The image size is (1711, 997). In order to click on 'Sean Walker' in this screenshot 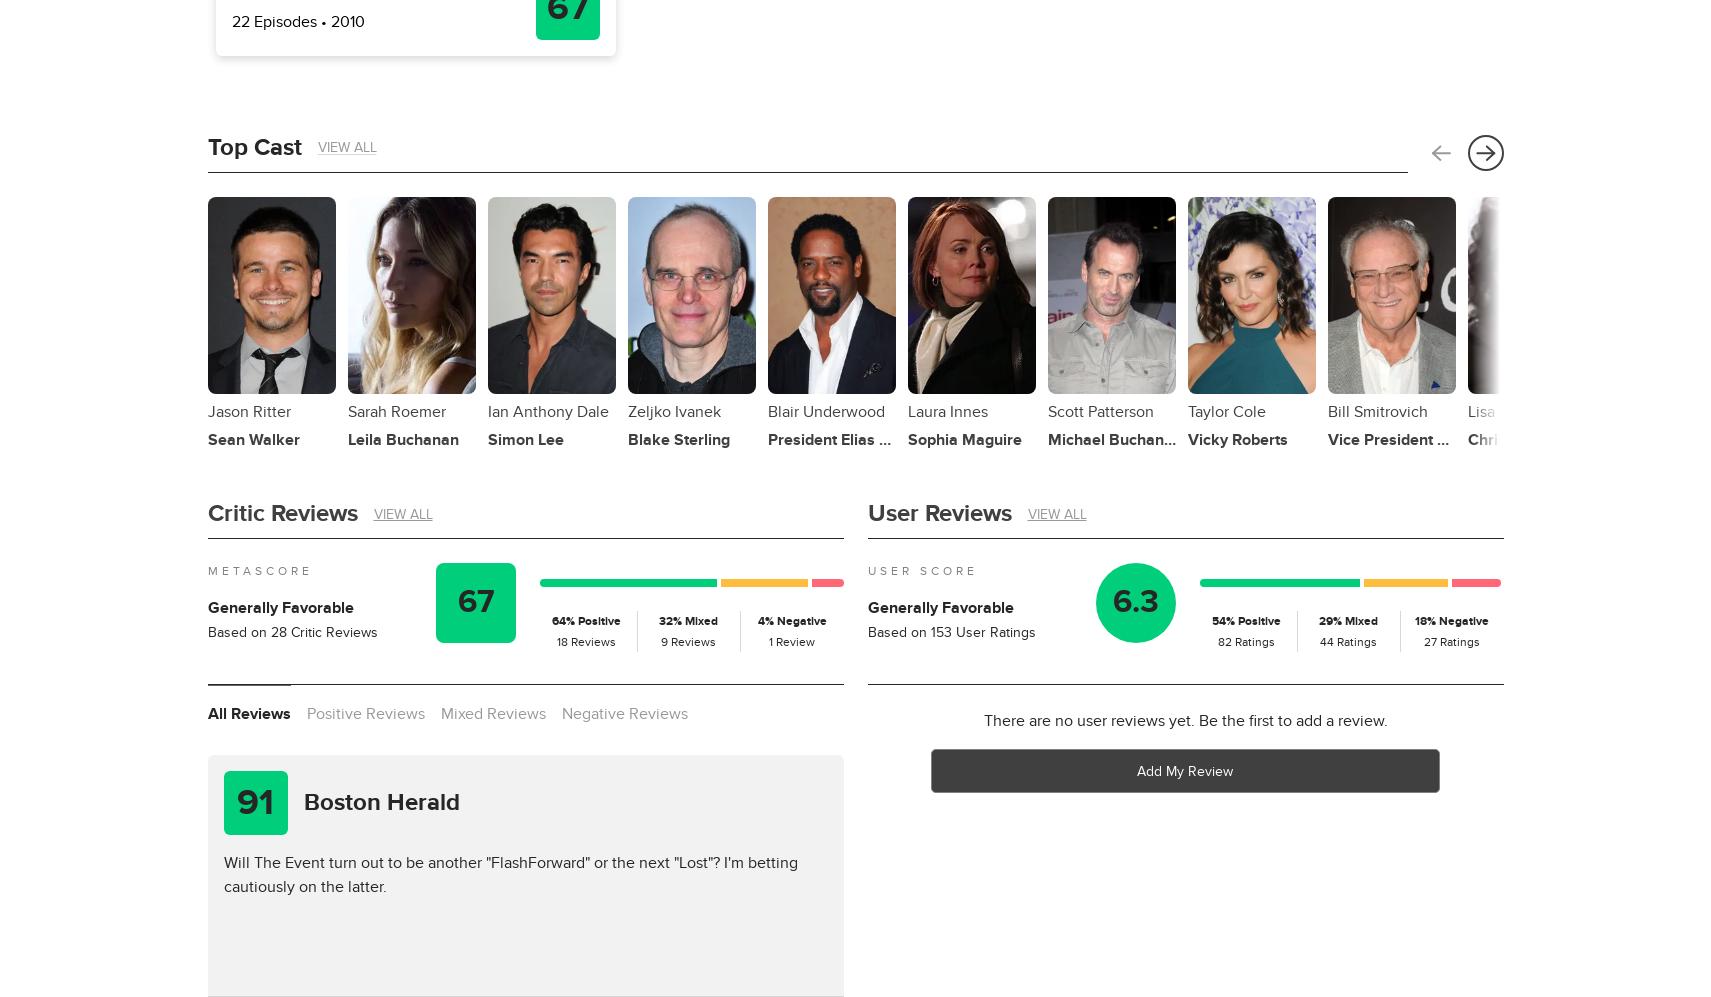, I will do `click(252, 438)`.